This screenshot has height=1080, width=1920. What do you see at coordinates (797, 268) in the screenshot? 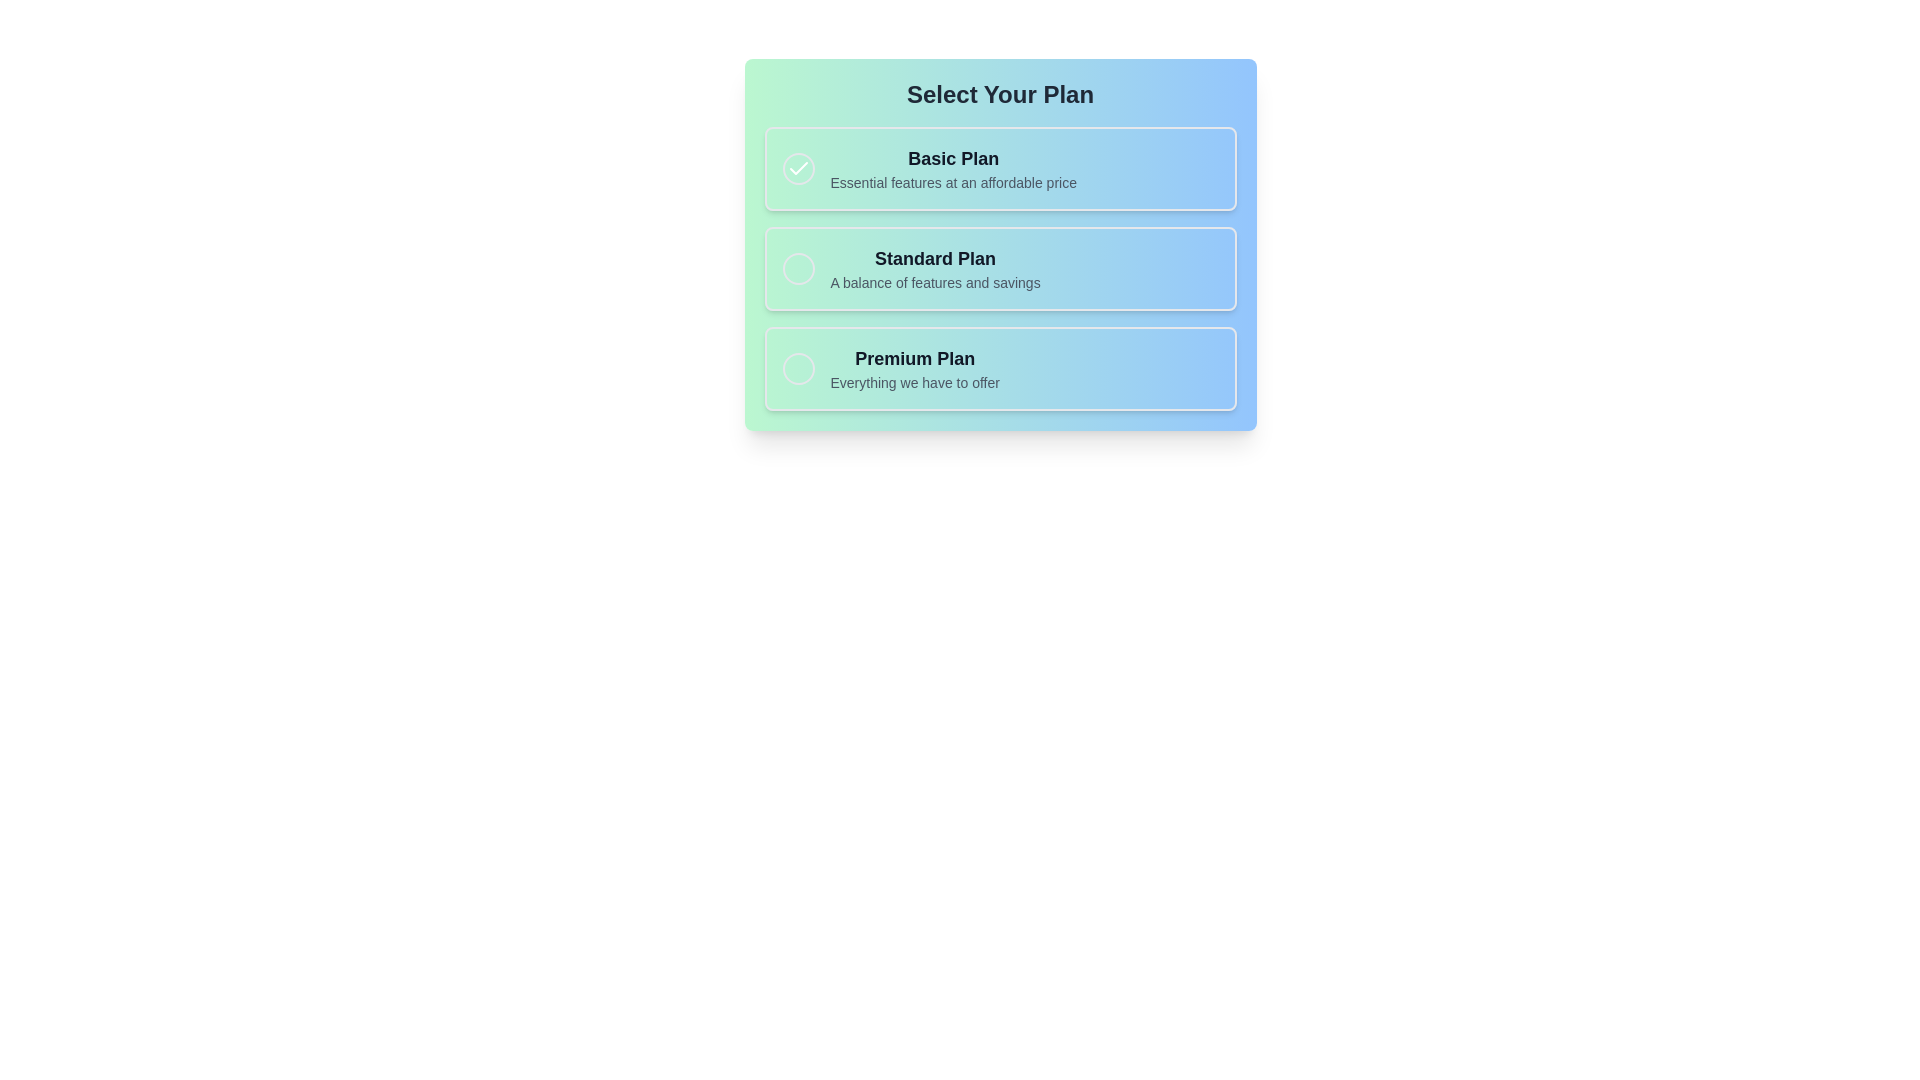
I see `the Circular Selection Indicator, which is a blue-themed circular component located within the 'Standard Plan' section` at bounding box center [797, 268].